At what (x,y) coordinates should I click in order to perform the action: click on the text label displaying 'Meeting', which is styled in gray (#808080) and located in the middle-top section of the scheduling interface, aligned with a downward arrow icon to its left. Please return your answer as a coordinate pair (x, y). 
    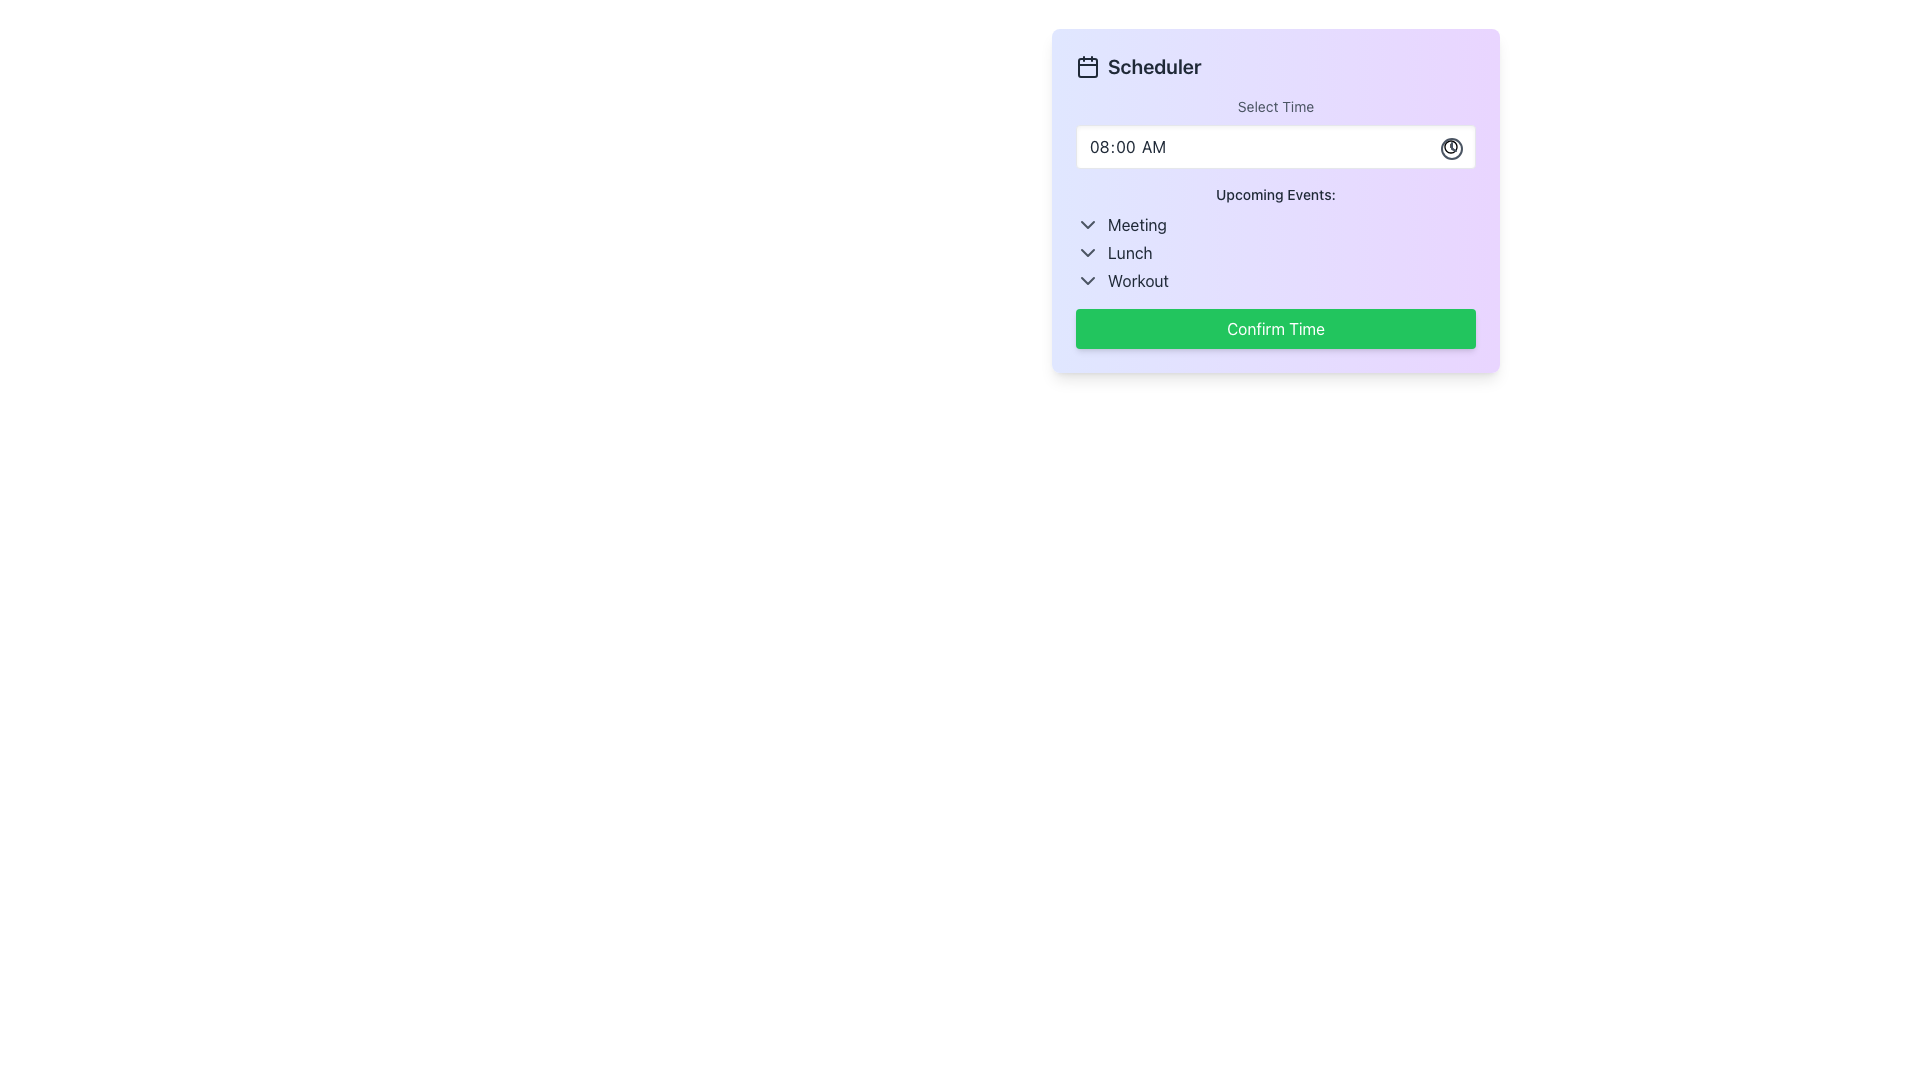
    Looking at the image, I should click on (1137, 224).